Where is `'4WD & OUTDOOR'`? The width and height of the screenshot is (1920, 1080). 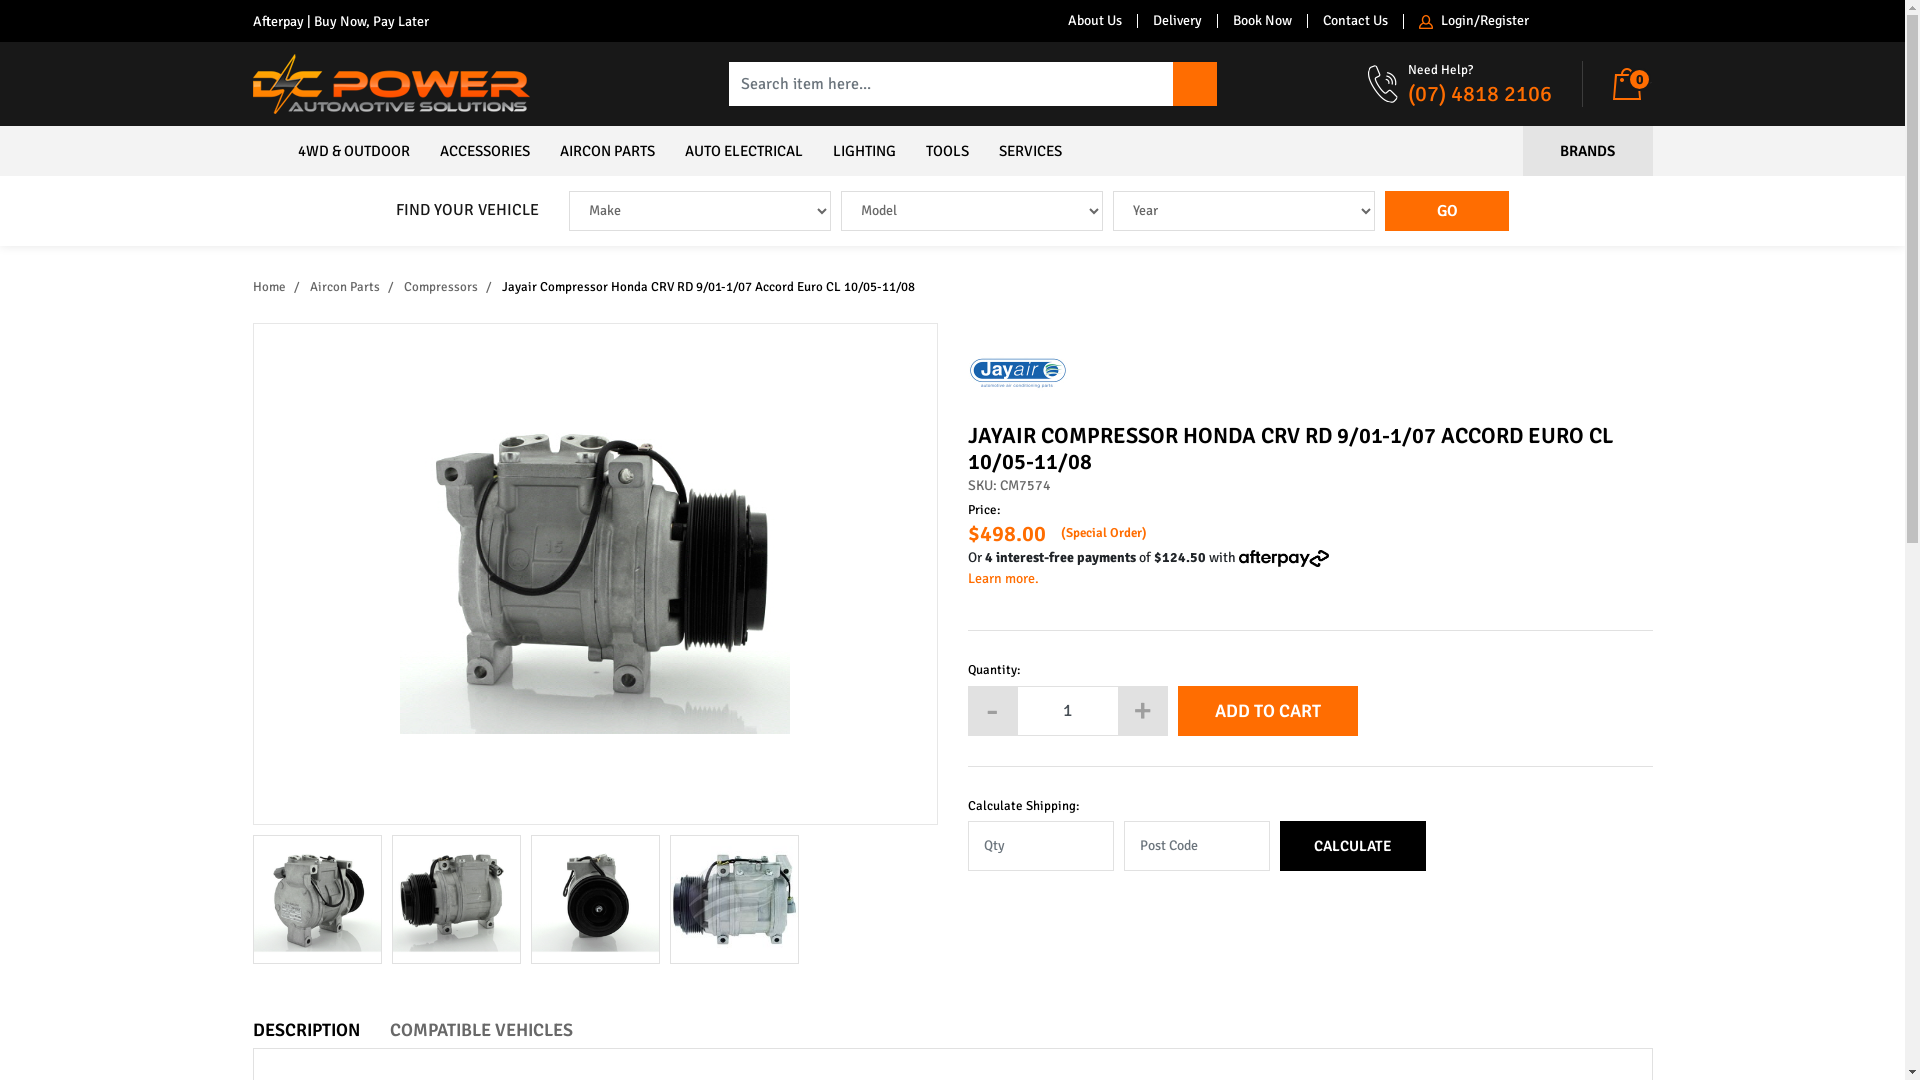
'4WD & OUTDOOR' is located at coordinates (353, 149).